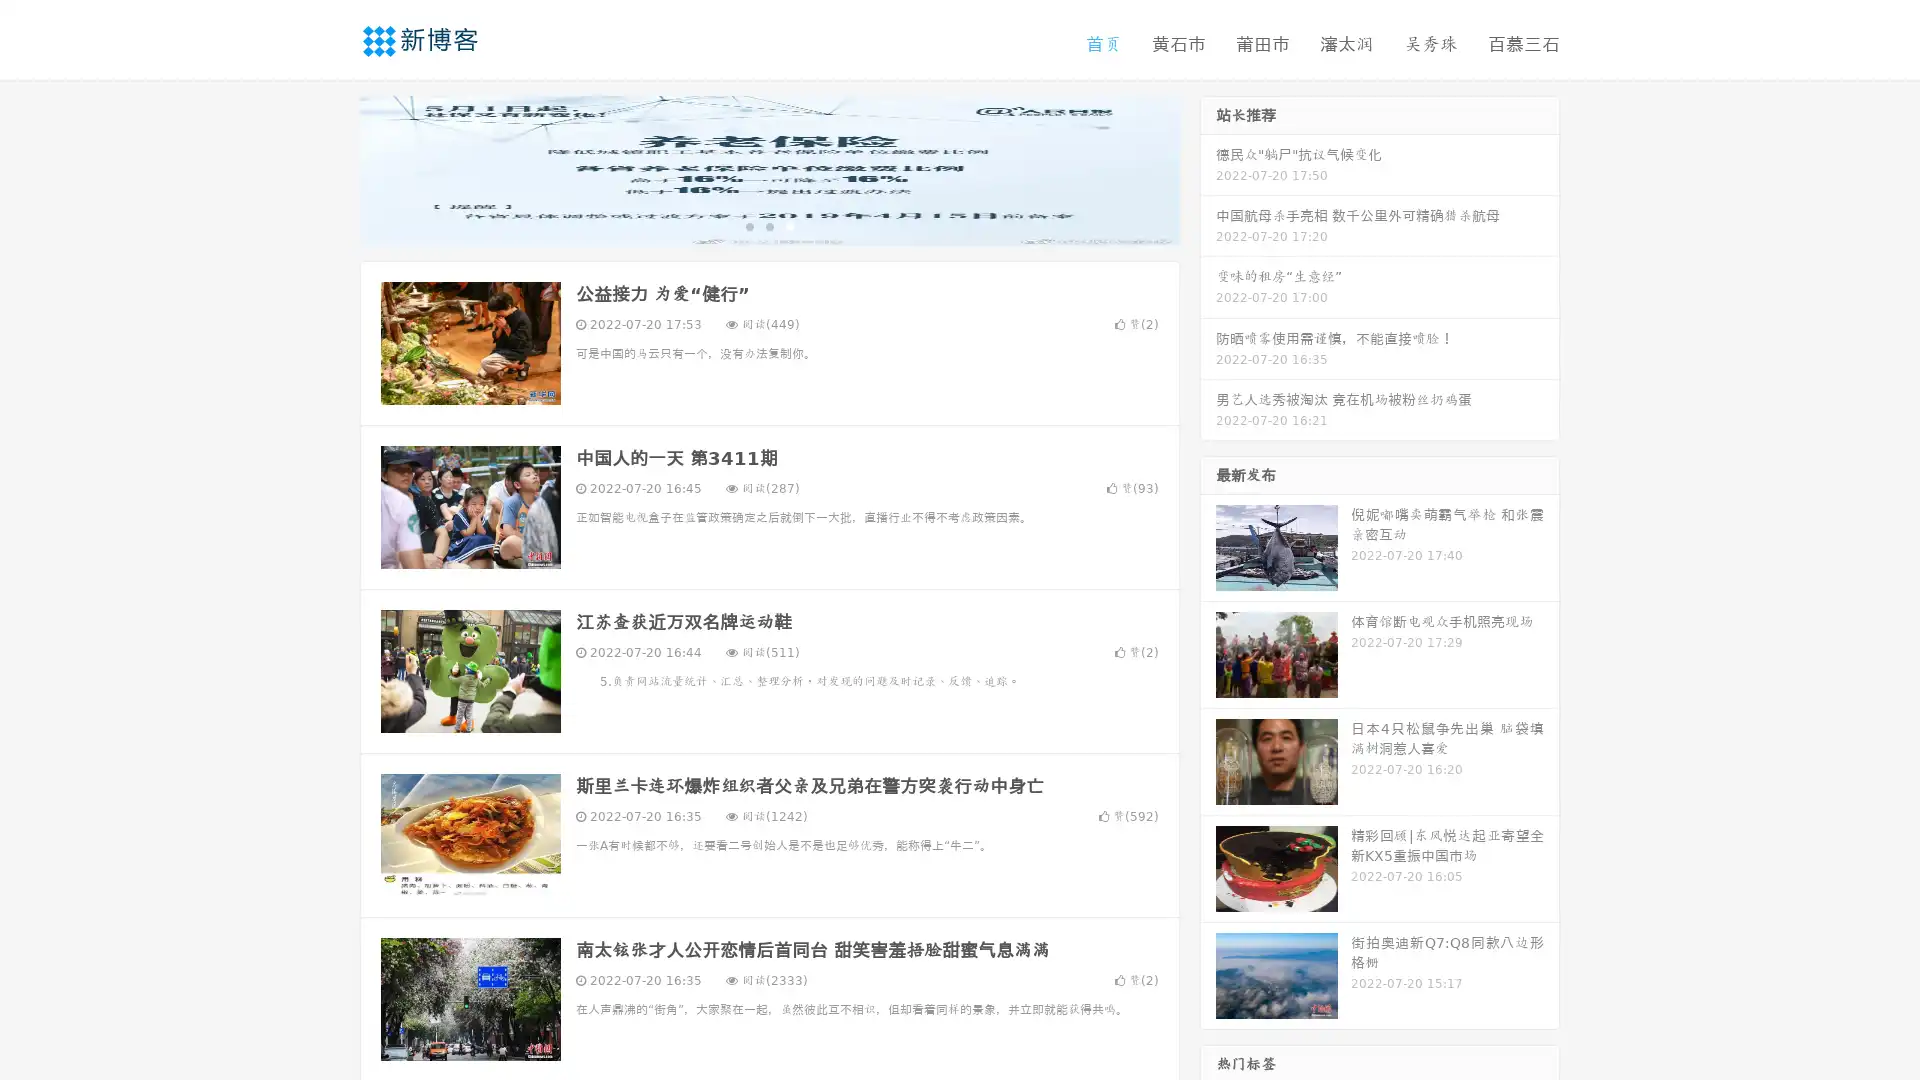  I want to click on Go to slide 2, so click(768, 225).